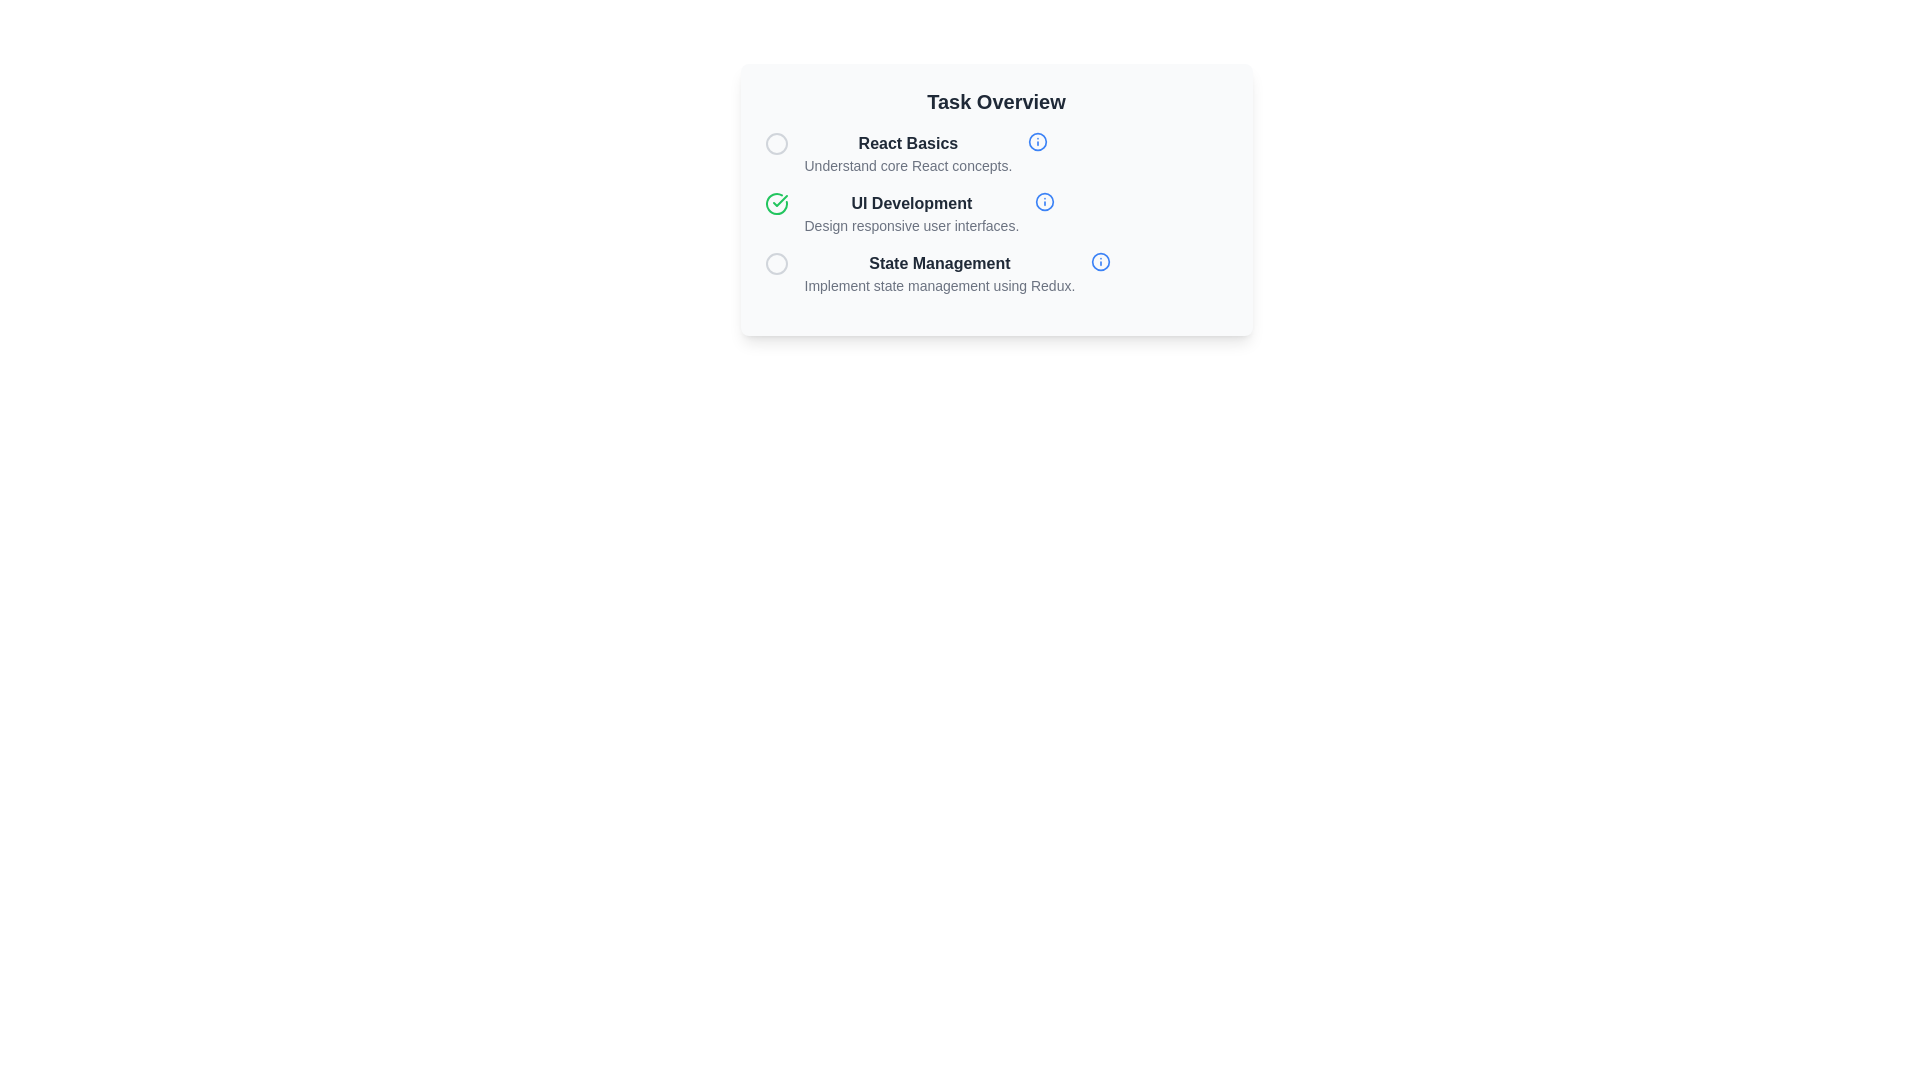 The image size is (1920, 1080). Describe the element at coordinates (996, 273) in the screenshot. I see `the information icon in the 'State Management' list item` at that location.